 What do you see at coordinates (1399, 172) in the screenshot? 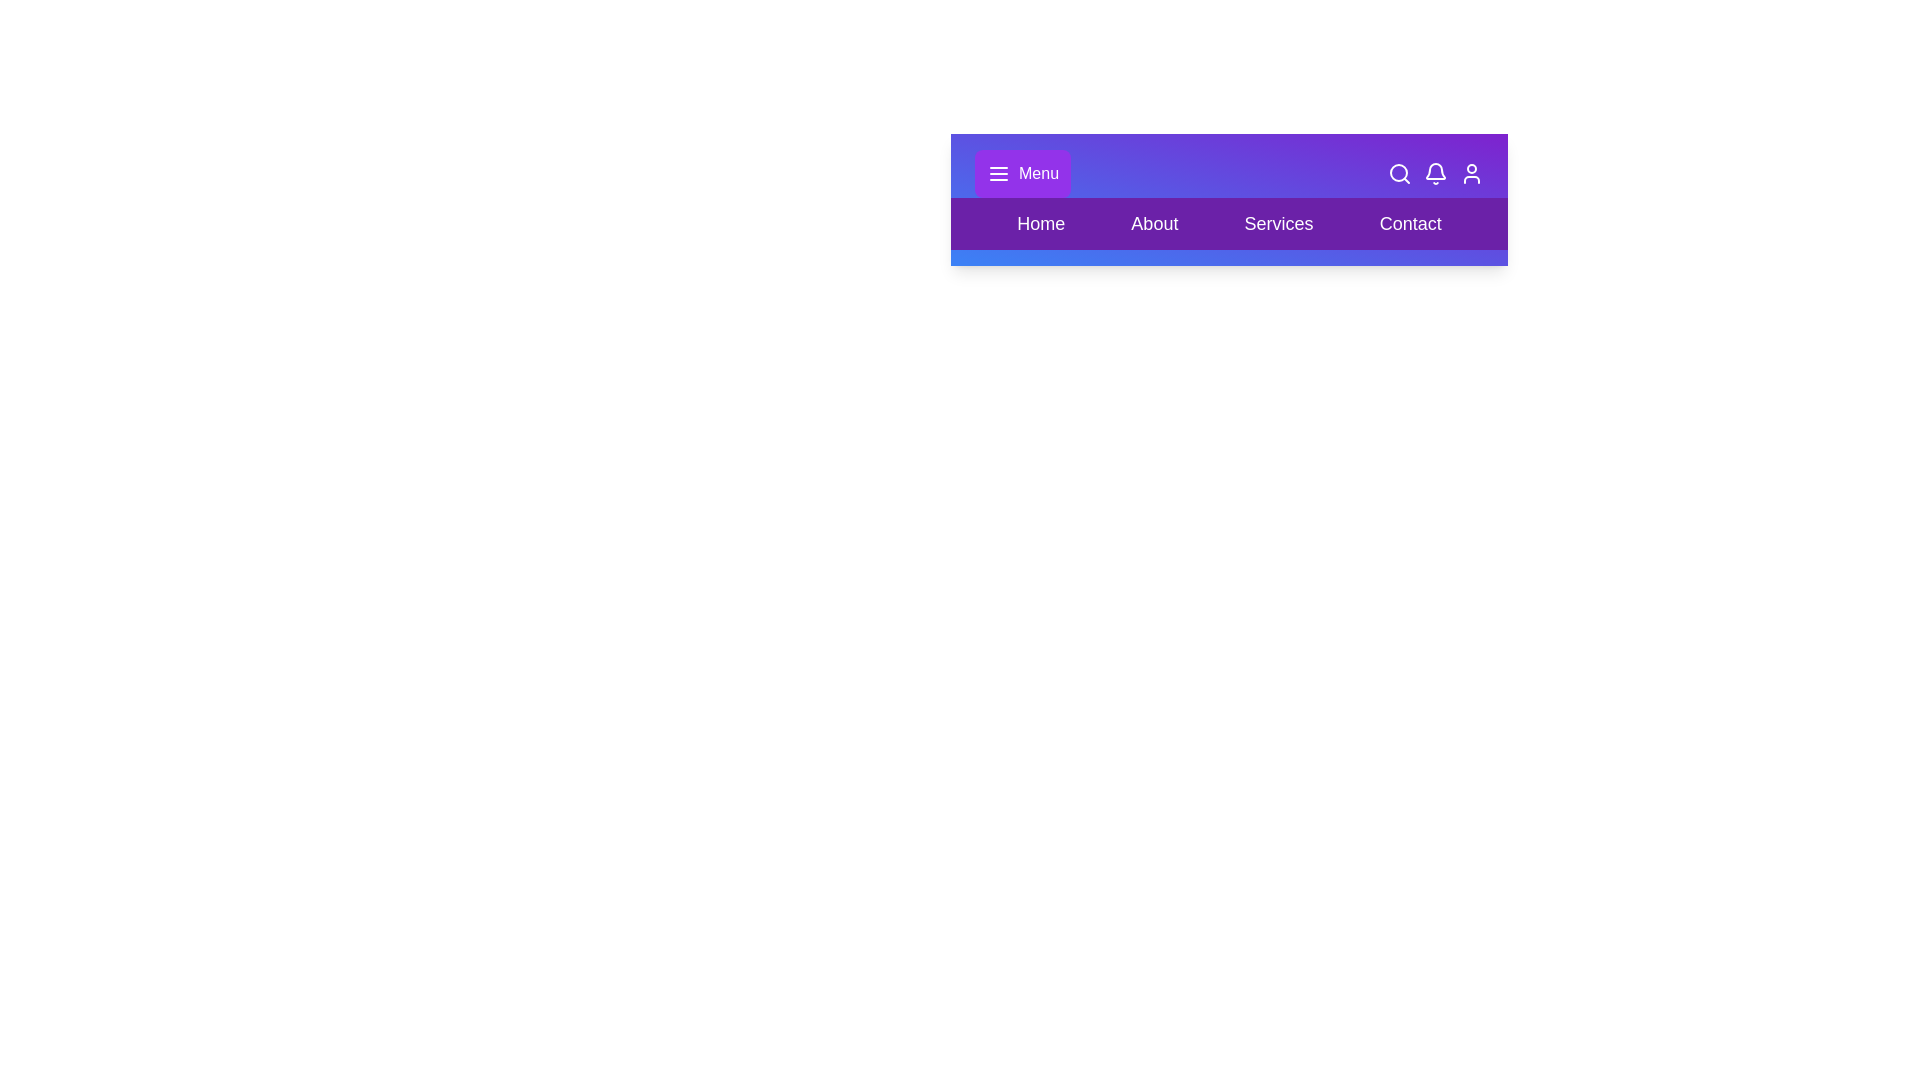
I see `the 'Search' icon to initiate a search action` at bounding box center [1399, 172].